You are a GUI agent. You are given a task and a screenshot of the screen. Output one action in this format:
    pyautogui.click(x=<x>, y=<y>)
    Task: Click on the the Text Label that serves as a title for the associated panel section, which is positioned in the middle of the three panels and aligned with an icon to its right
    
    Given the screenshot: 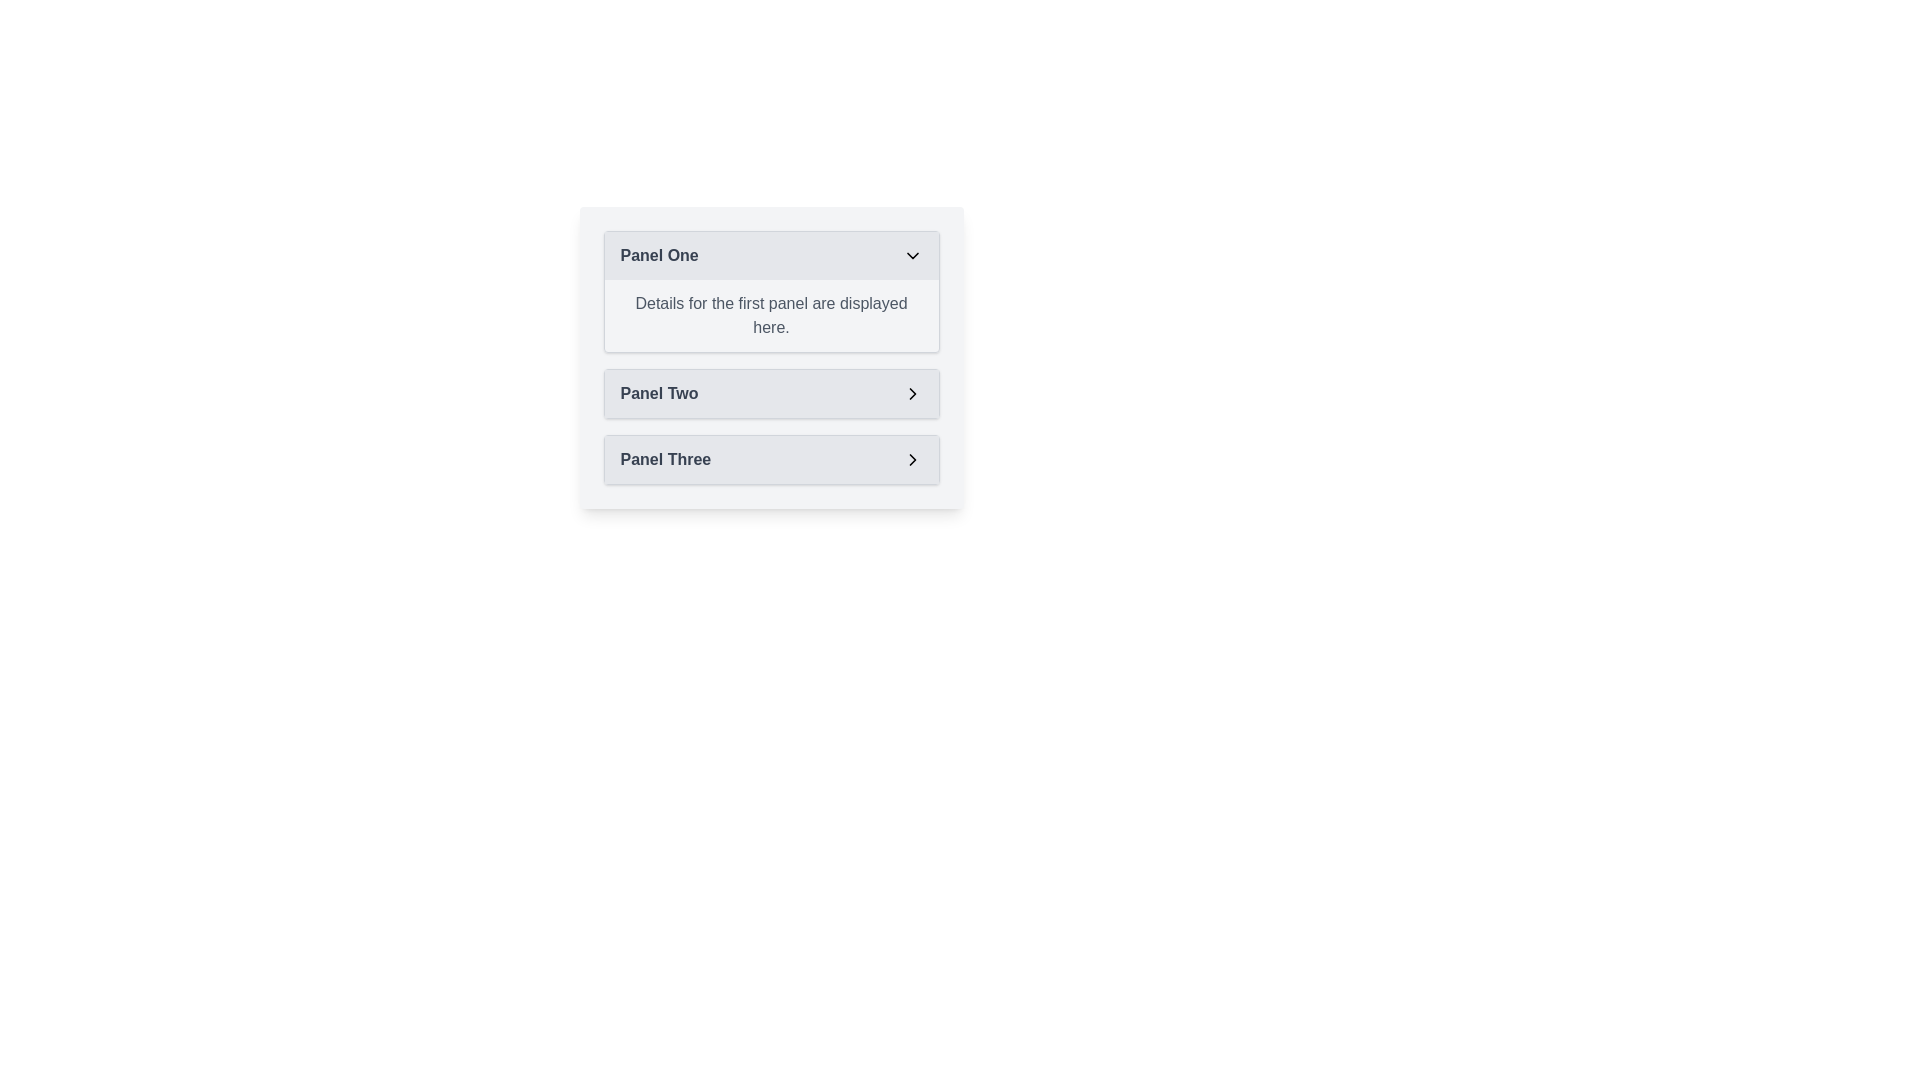 What is the action you would take?
    pyautogui.click(x=659, y=393)
    